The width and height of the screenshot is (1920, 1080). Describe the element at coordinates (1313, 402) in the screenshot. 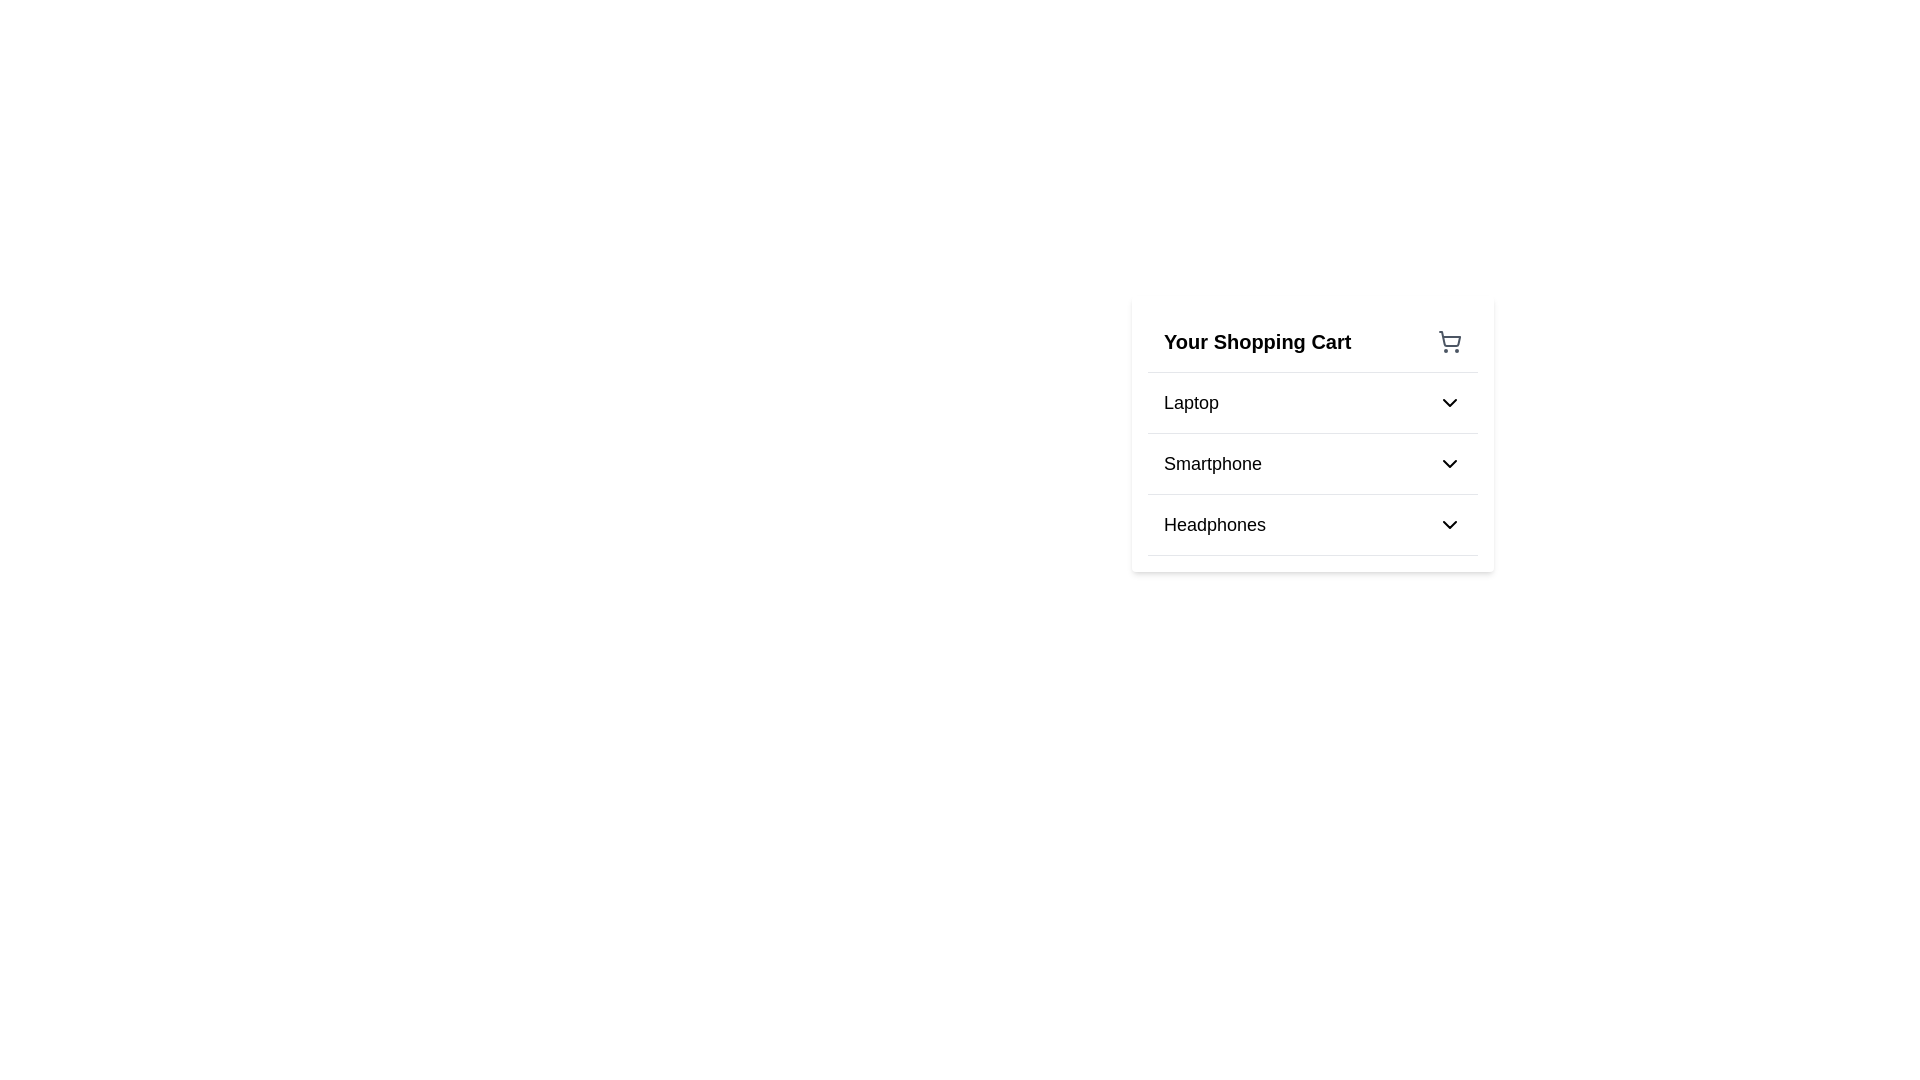

I see `the dropdown item labeled 'Laptop' within the shopping cart section to access available actions` at that location.